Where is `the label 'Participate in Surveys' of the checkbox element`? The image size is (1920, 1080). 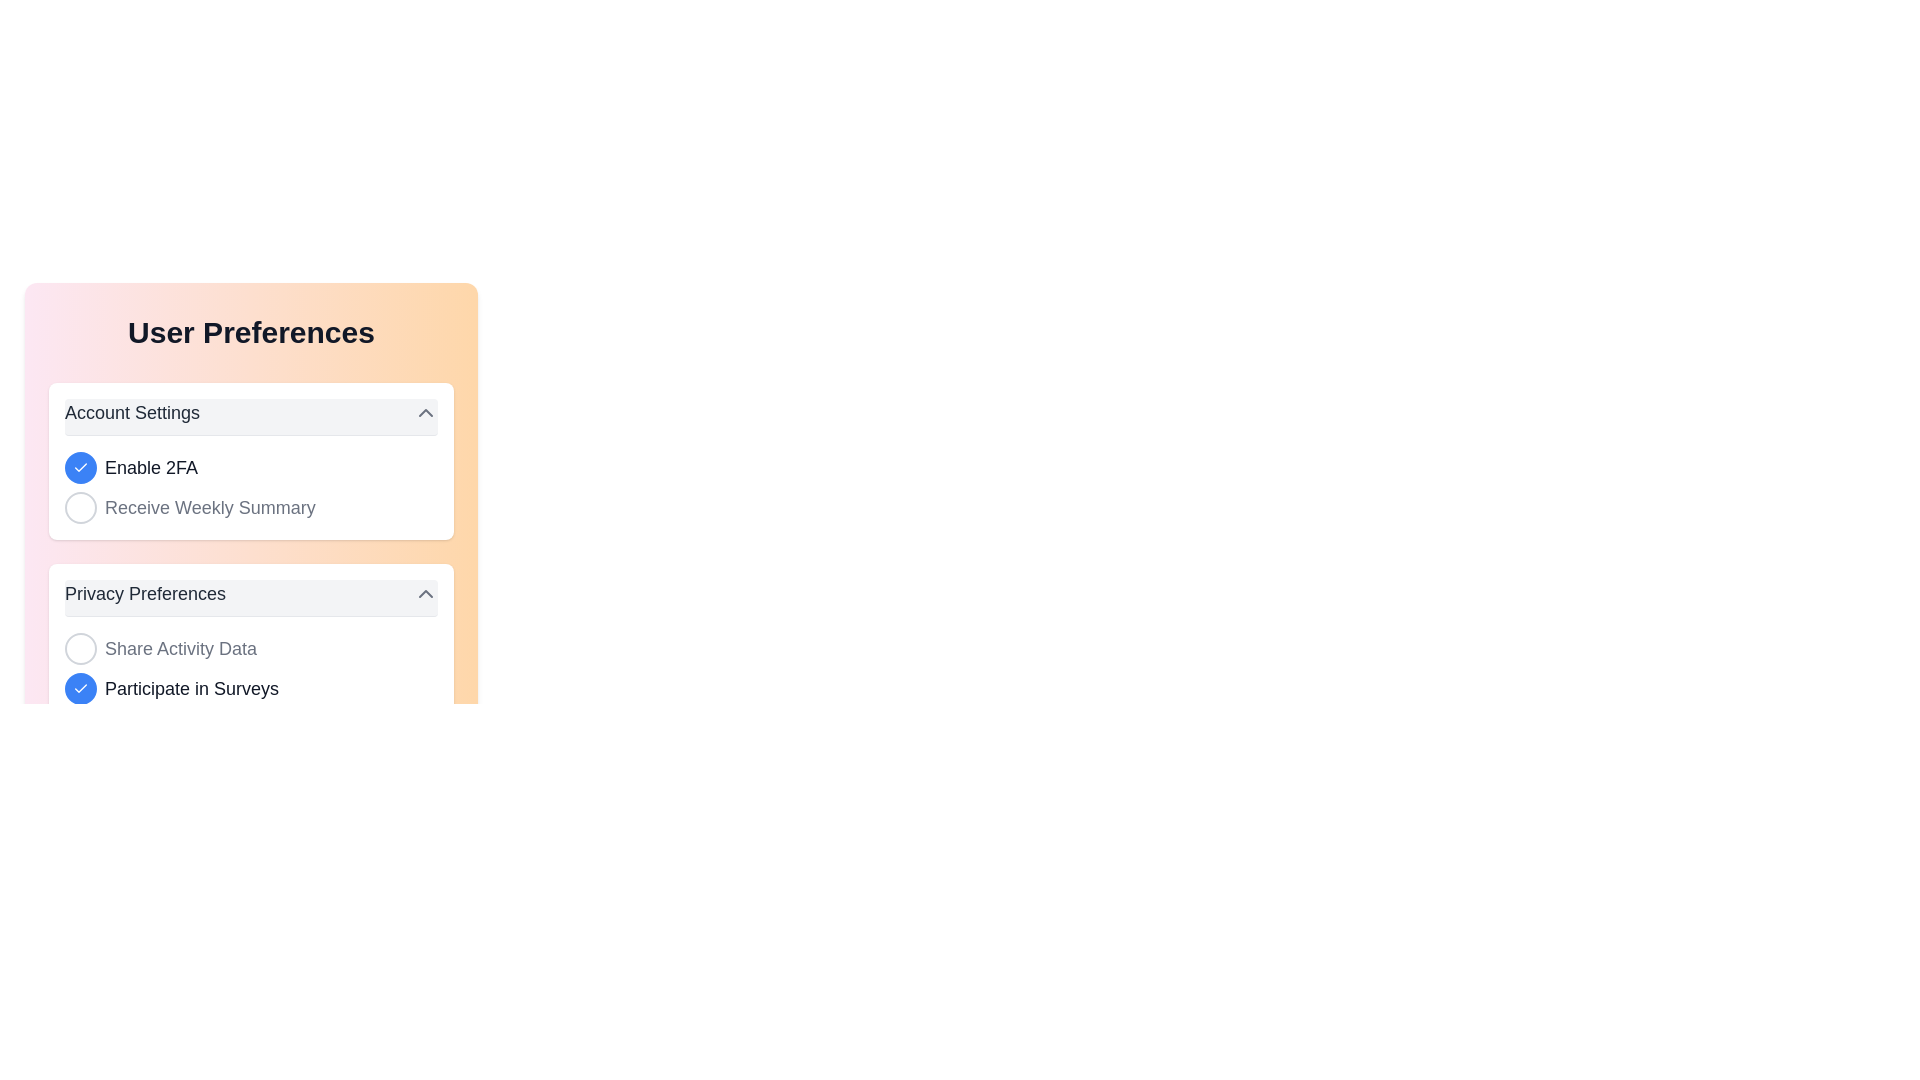 the label 'Participate in Surveys' of the checkbox element is located at coordinates (250, 688).